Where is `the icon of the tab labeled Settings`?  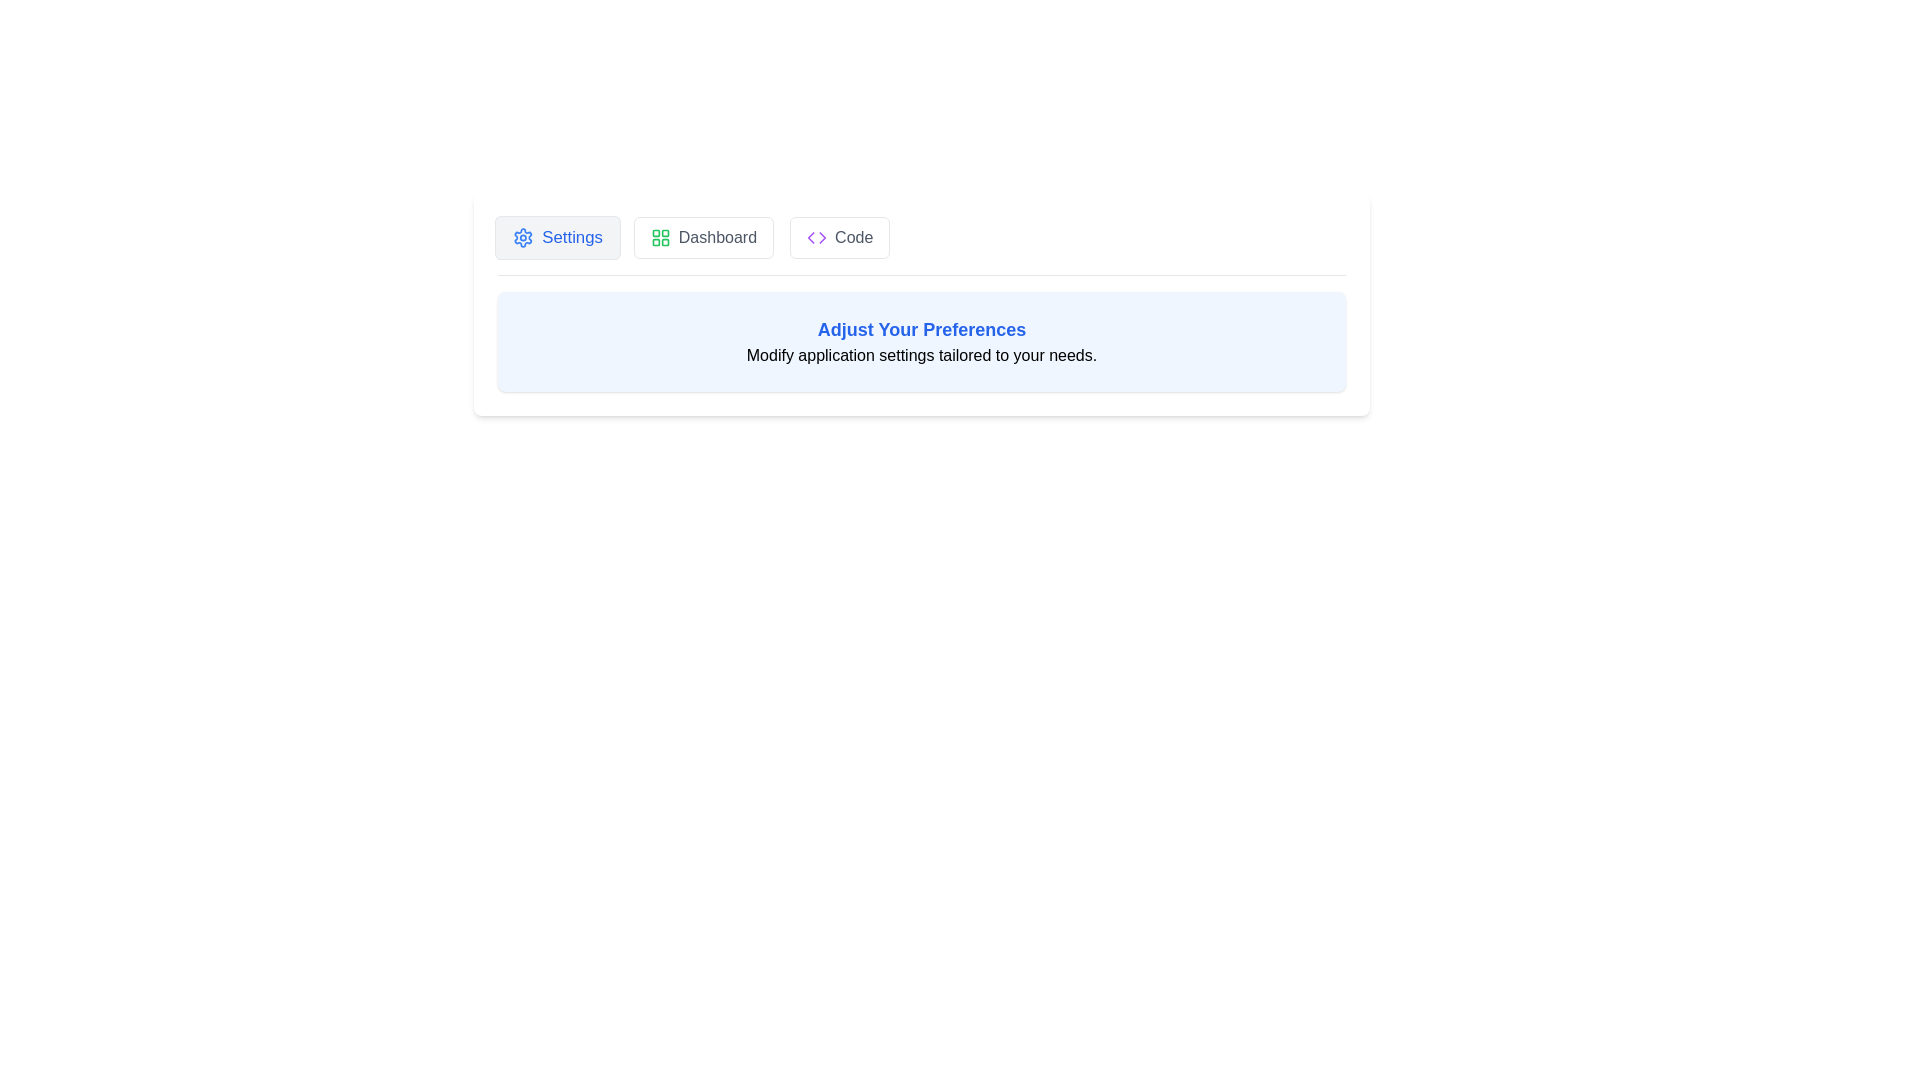
the icon of the tab labeled Settings is located at coordinates (523, 237).